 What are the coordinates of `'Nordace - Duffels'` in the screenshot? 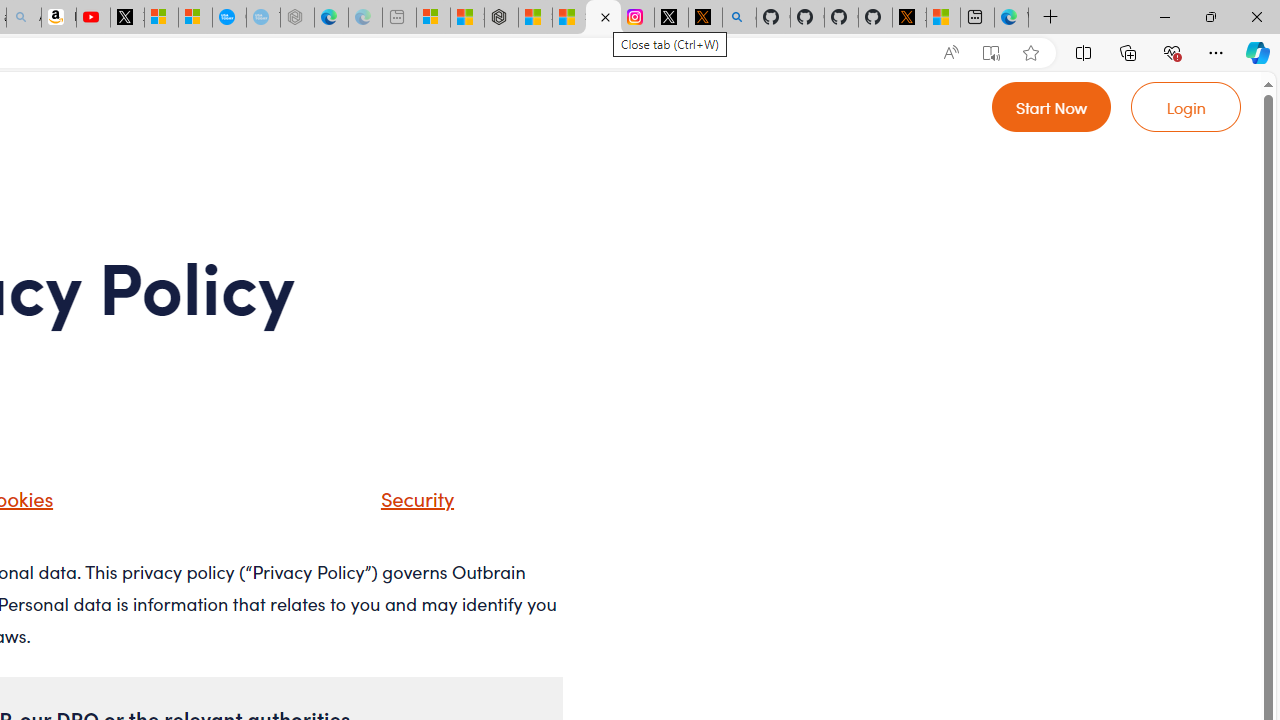 It's located at (501, 17).